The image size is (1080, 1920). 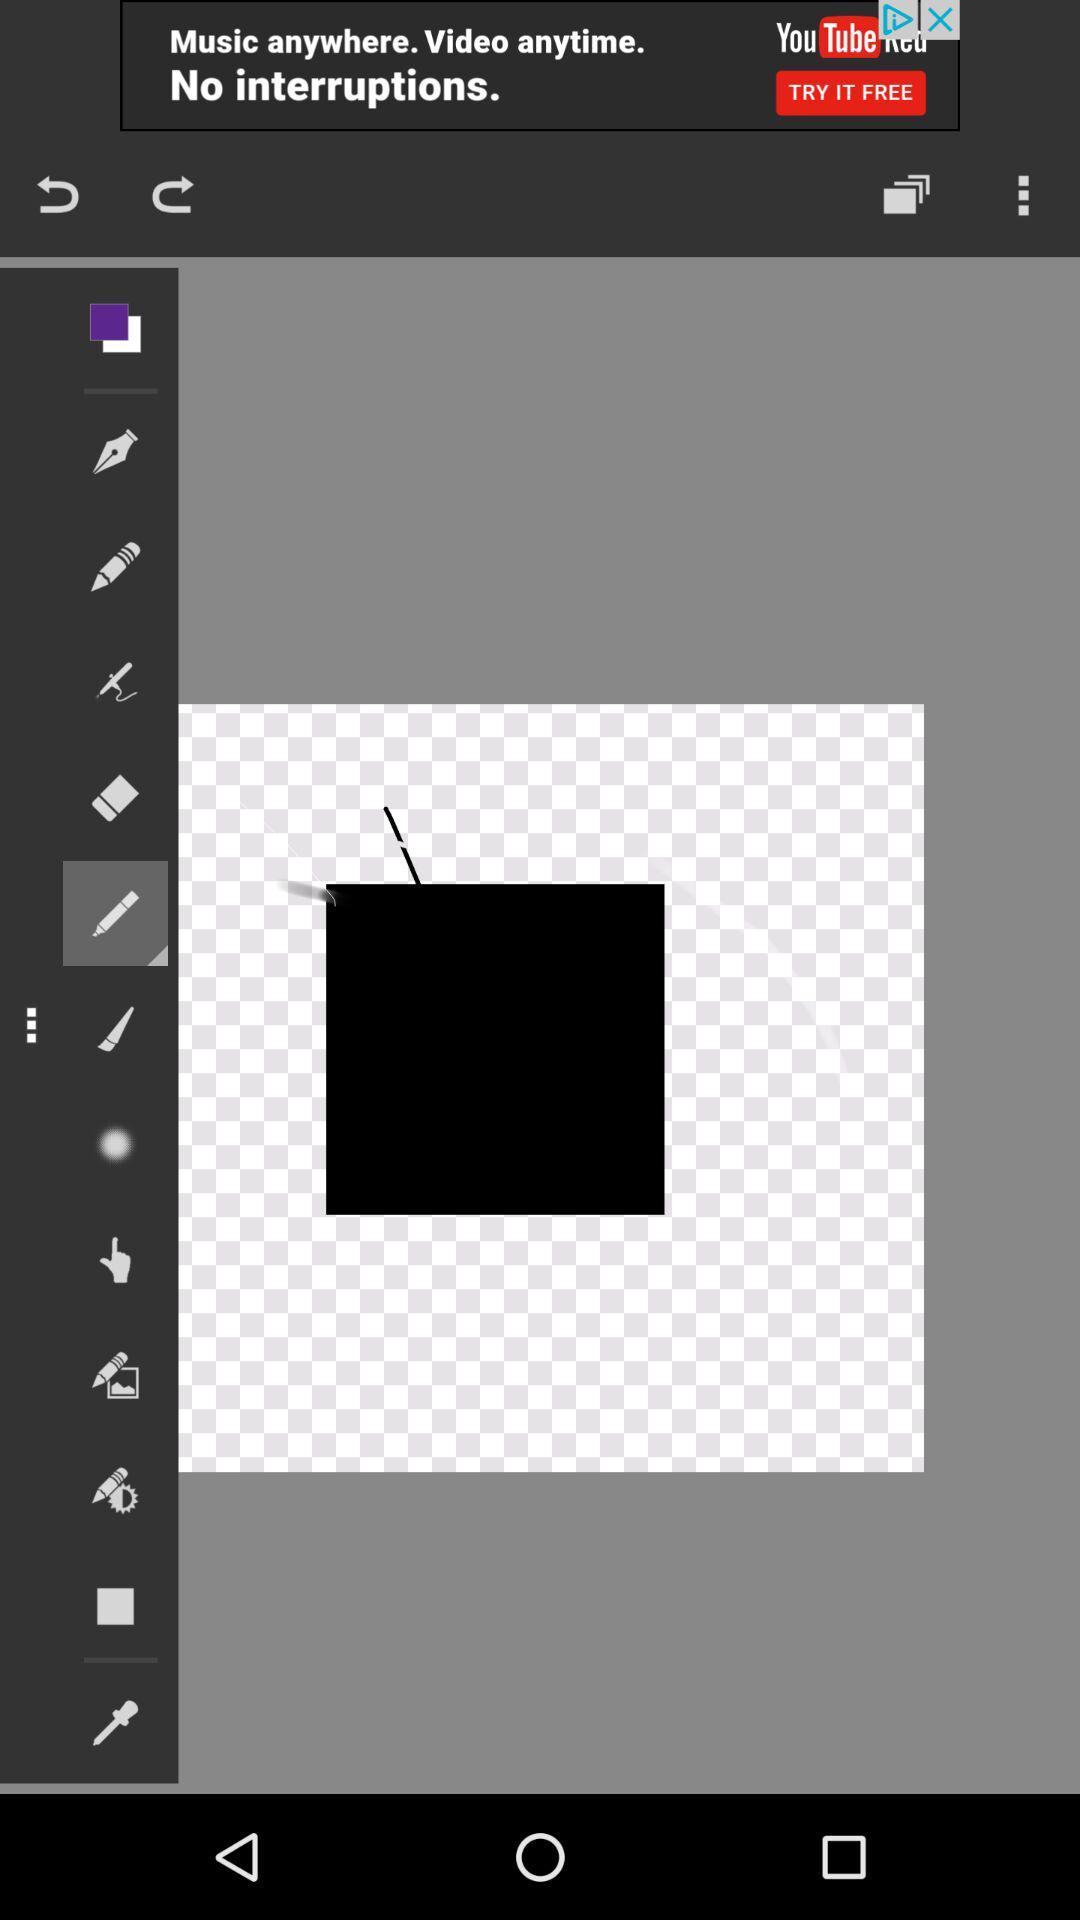 What do you see at coordinates (115, 450) in the screenshot?
I see `the edit icon` at bounding box center [115, 450].